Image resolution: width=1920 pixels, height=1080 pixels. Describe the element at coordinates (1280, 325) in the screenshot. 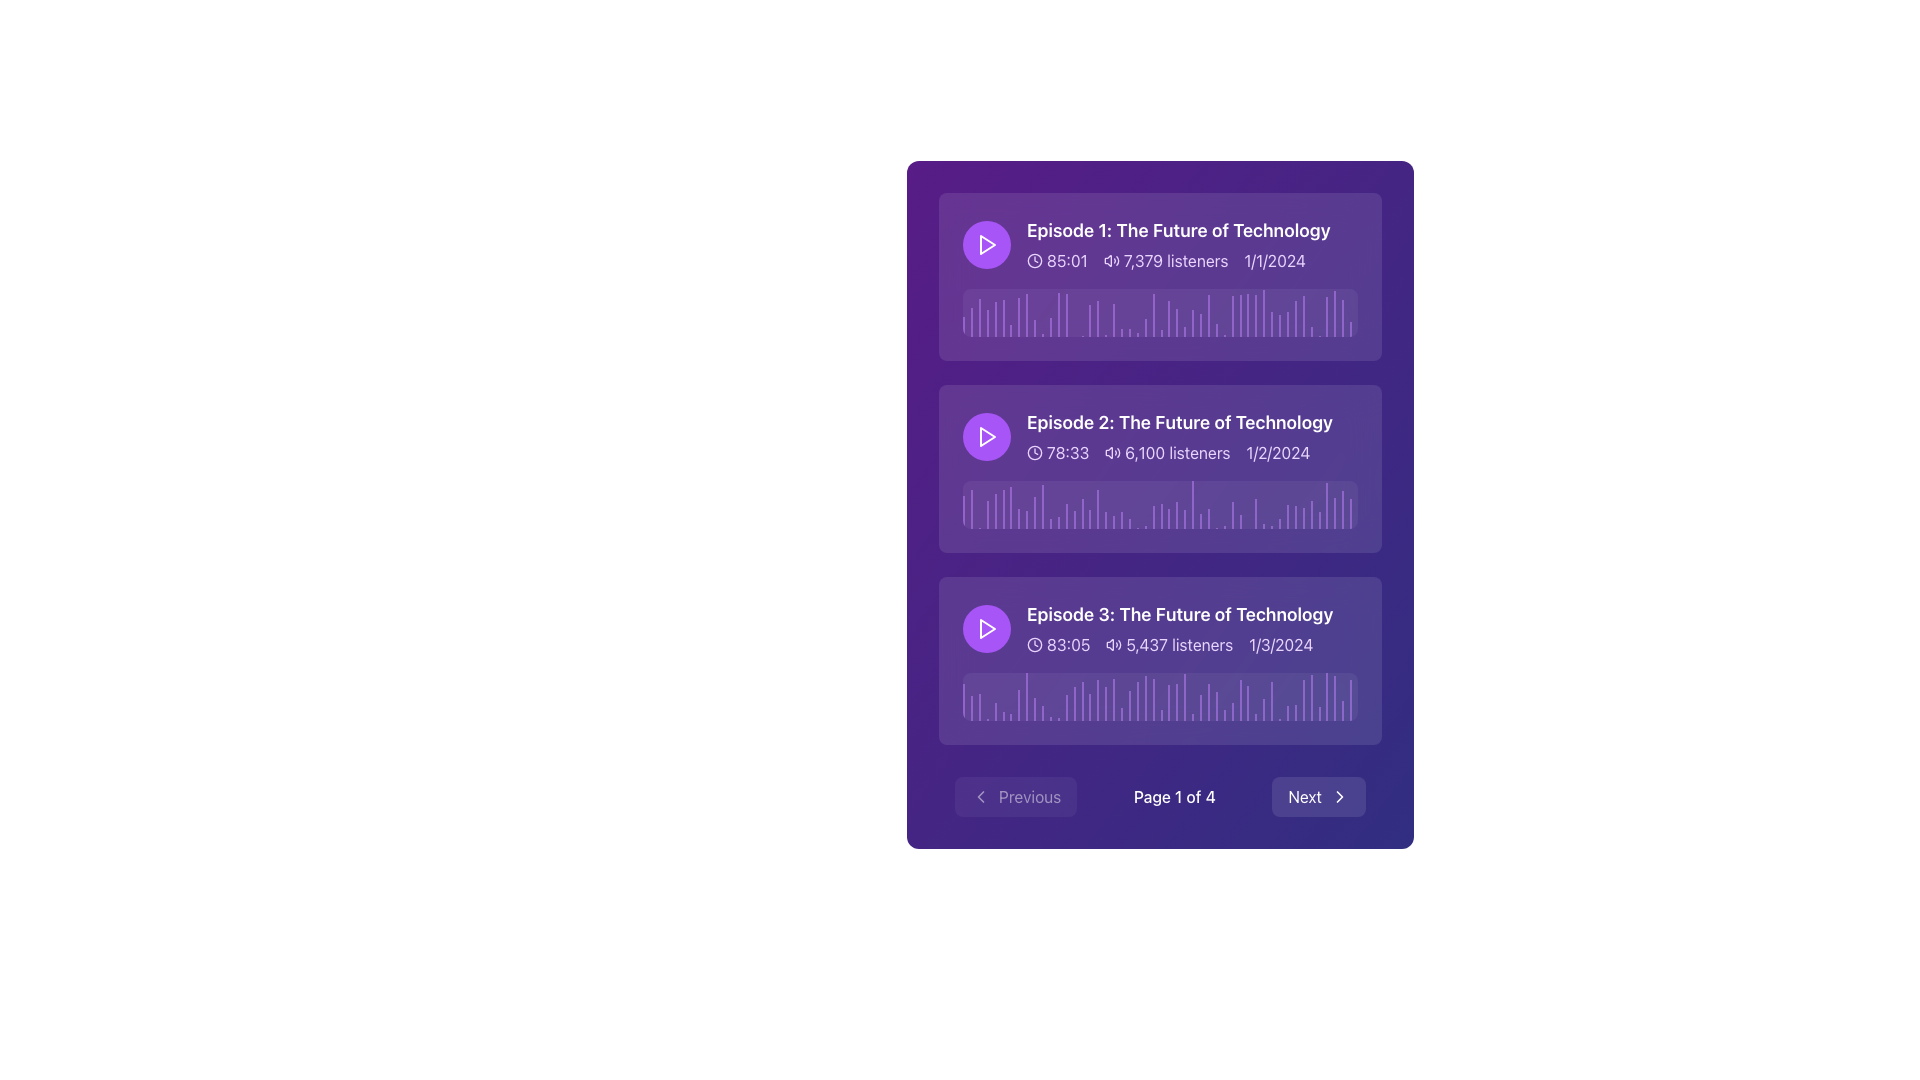

I see `the 41st purple, semi-transparent Waveform Bar located in the graphical representation of sound waves` at that location.